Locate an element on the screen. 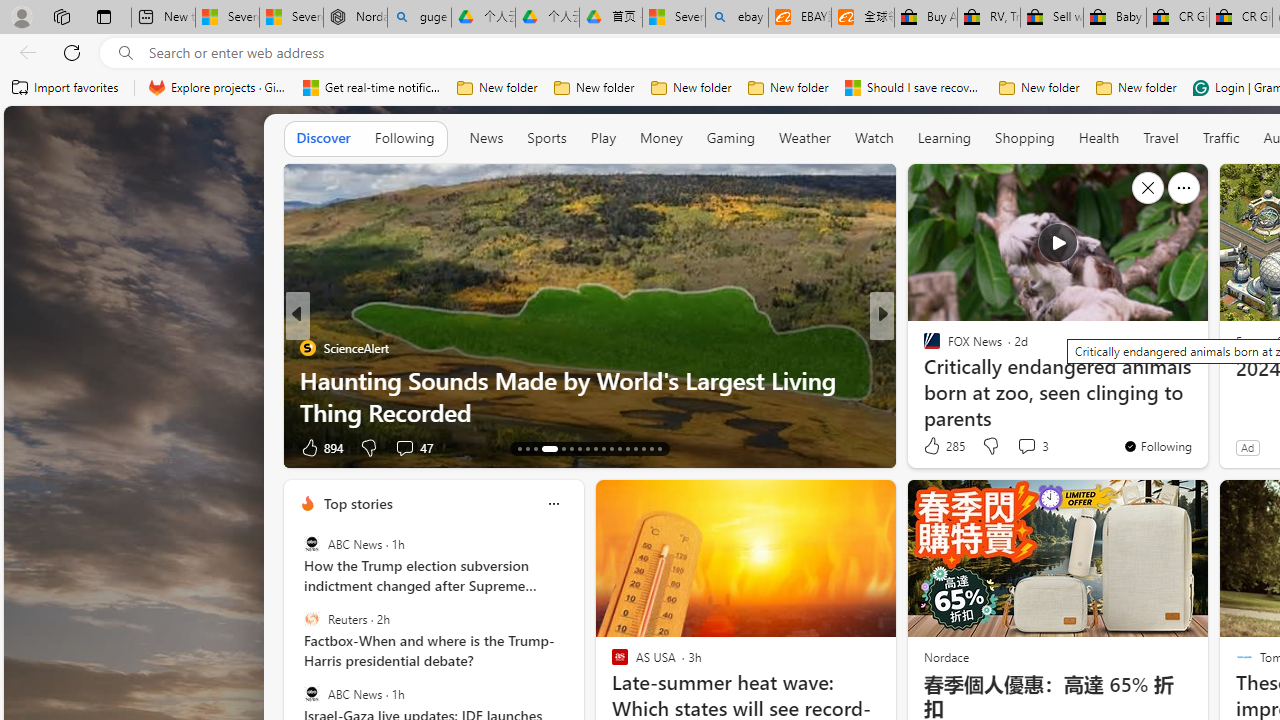 This screenshot has height=720, width=1280. 'Baby Keepsakes & Announcements for sale | eBay' is located at coordinates (1113, 17).